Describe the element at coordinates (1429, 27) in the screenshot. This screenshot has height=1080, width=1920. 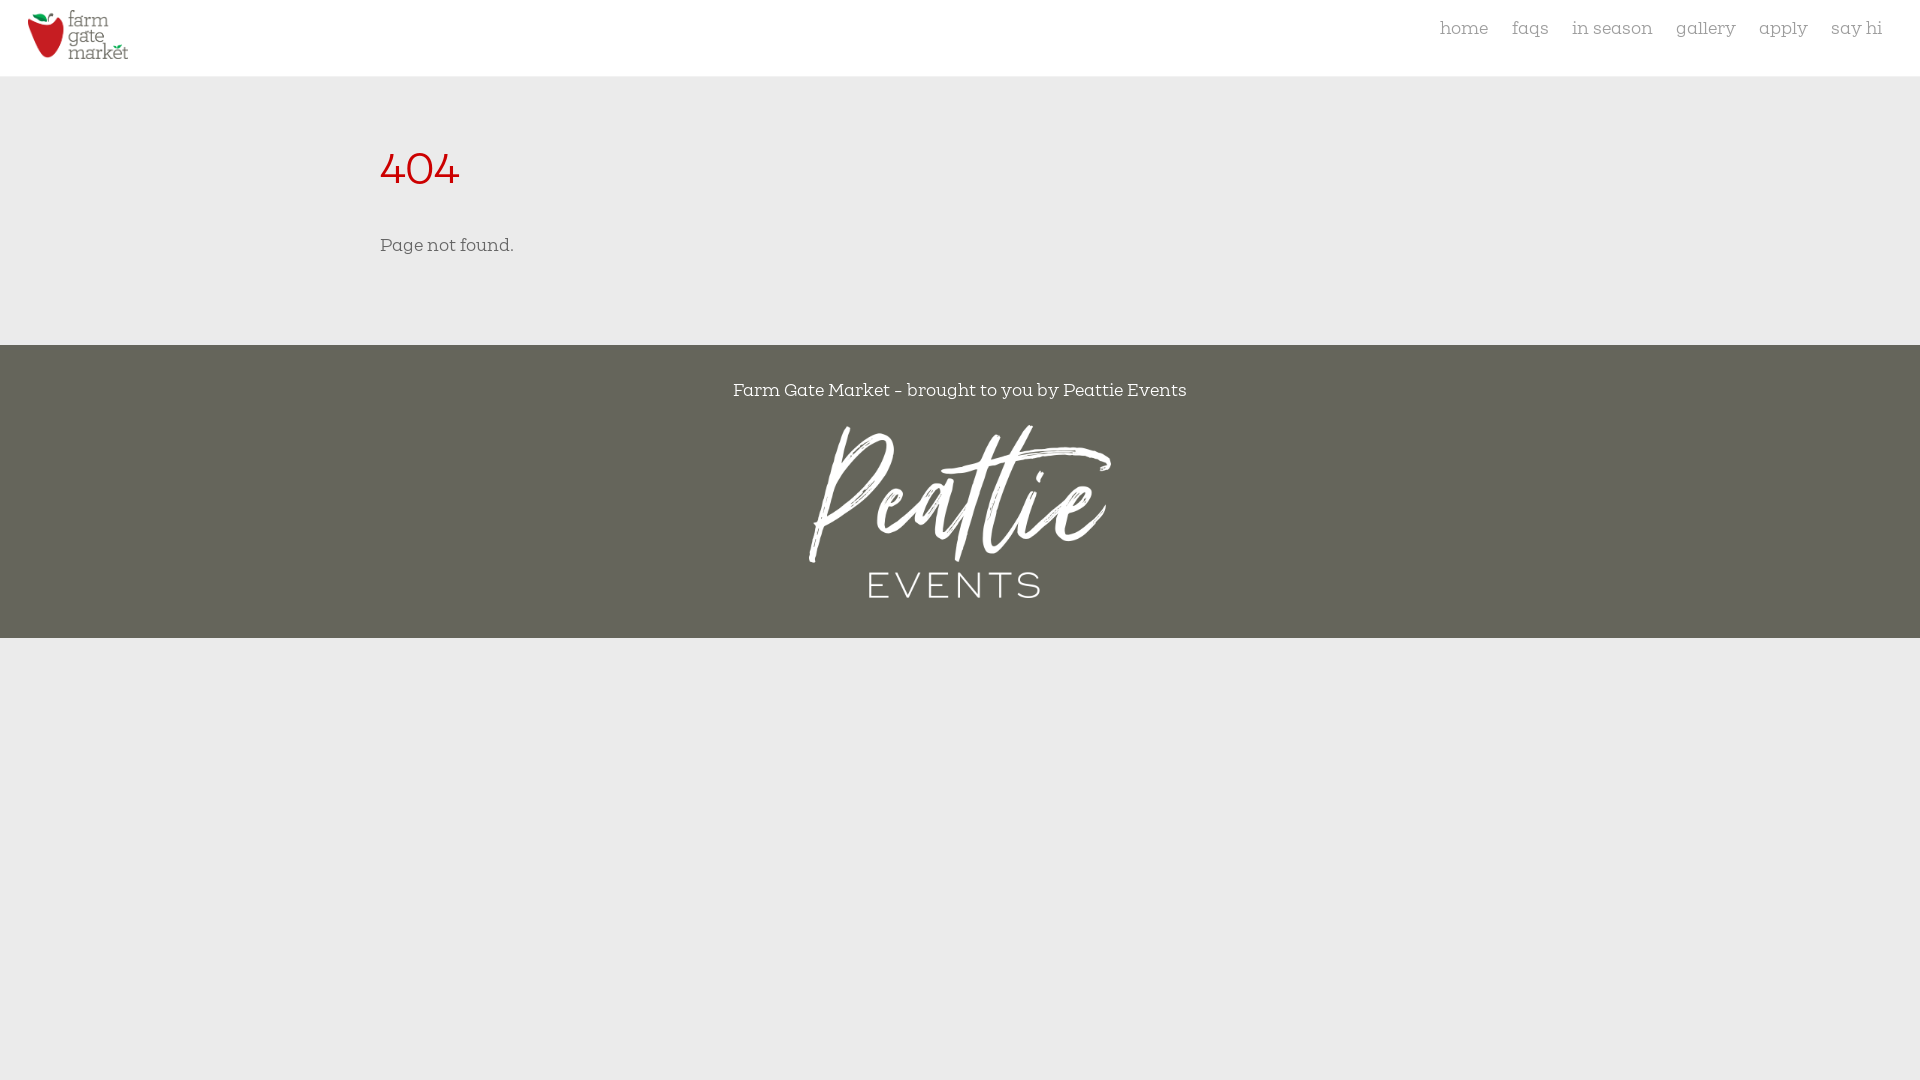
I see `'home'` at that location.